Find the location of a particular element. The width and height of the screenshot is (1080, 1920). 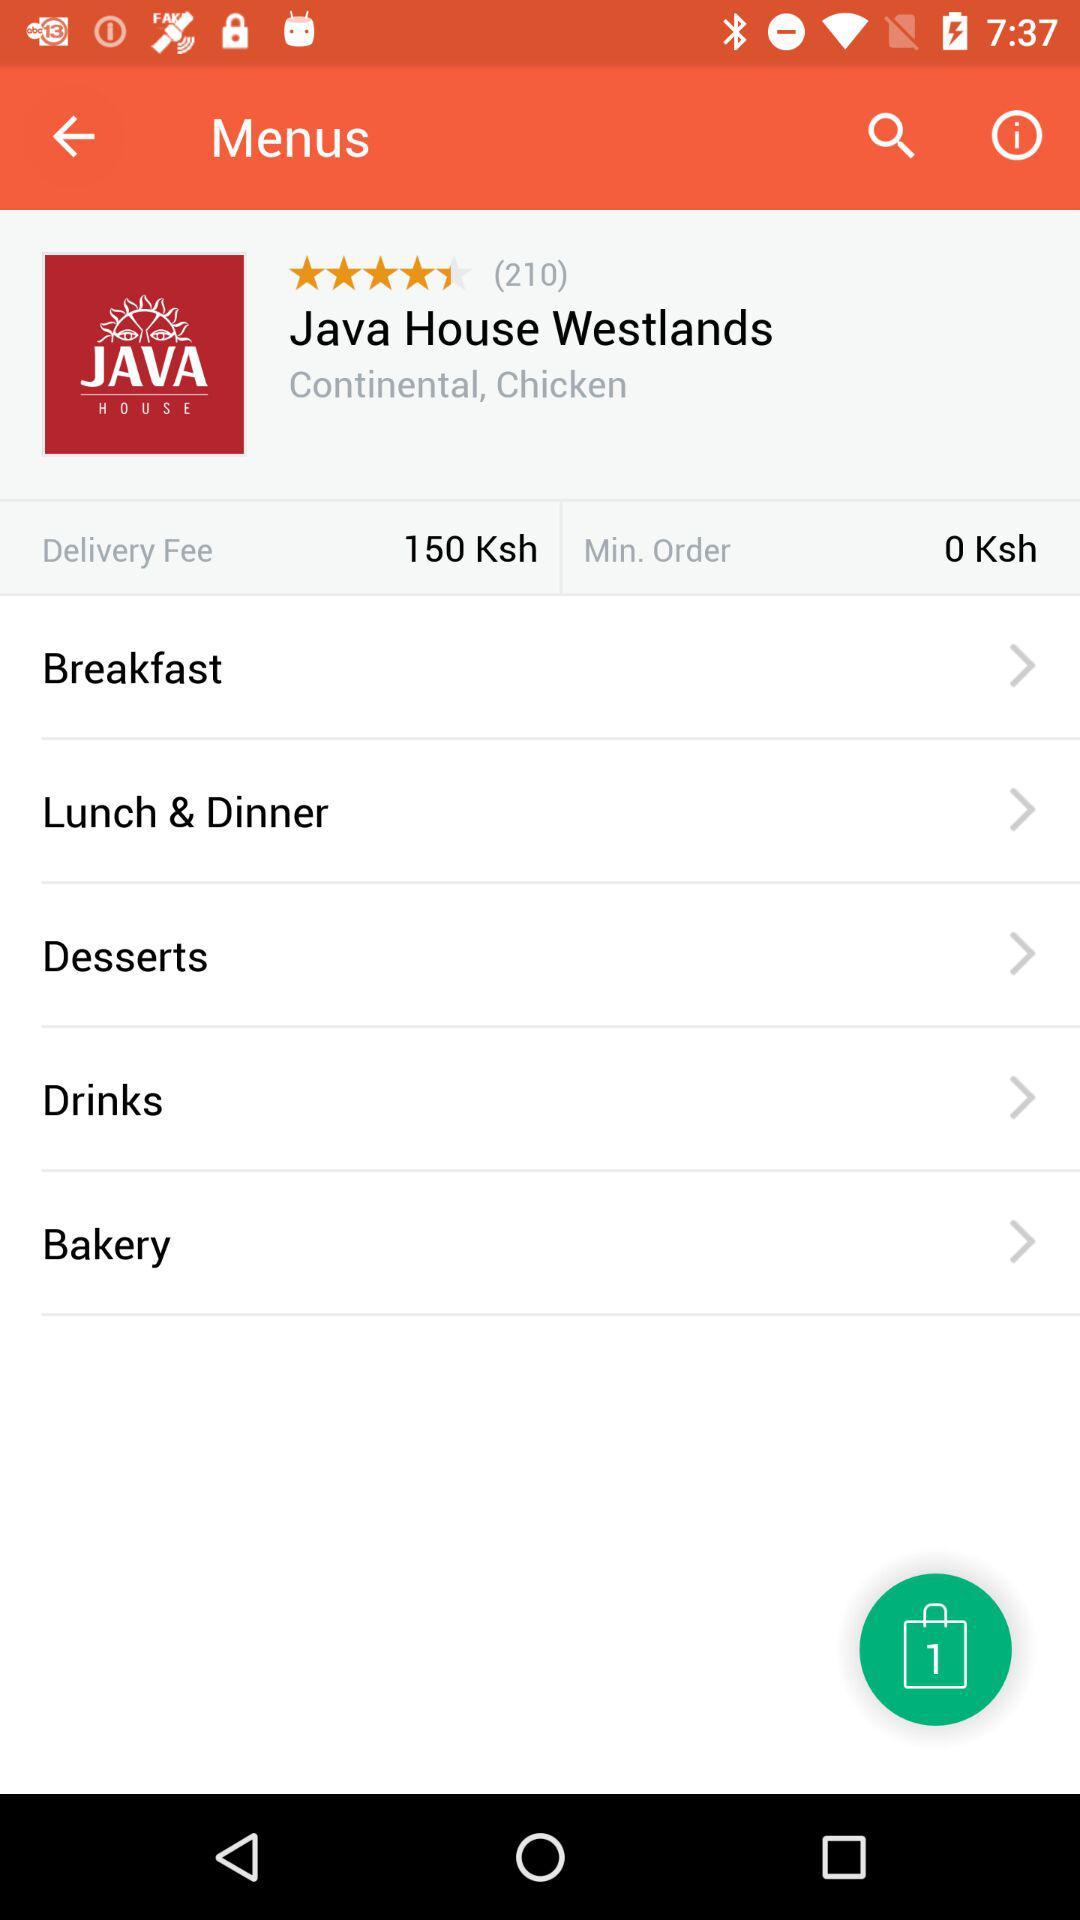

icon next to menus item is located at coordinates (72, 135).